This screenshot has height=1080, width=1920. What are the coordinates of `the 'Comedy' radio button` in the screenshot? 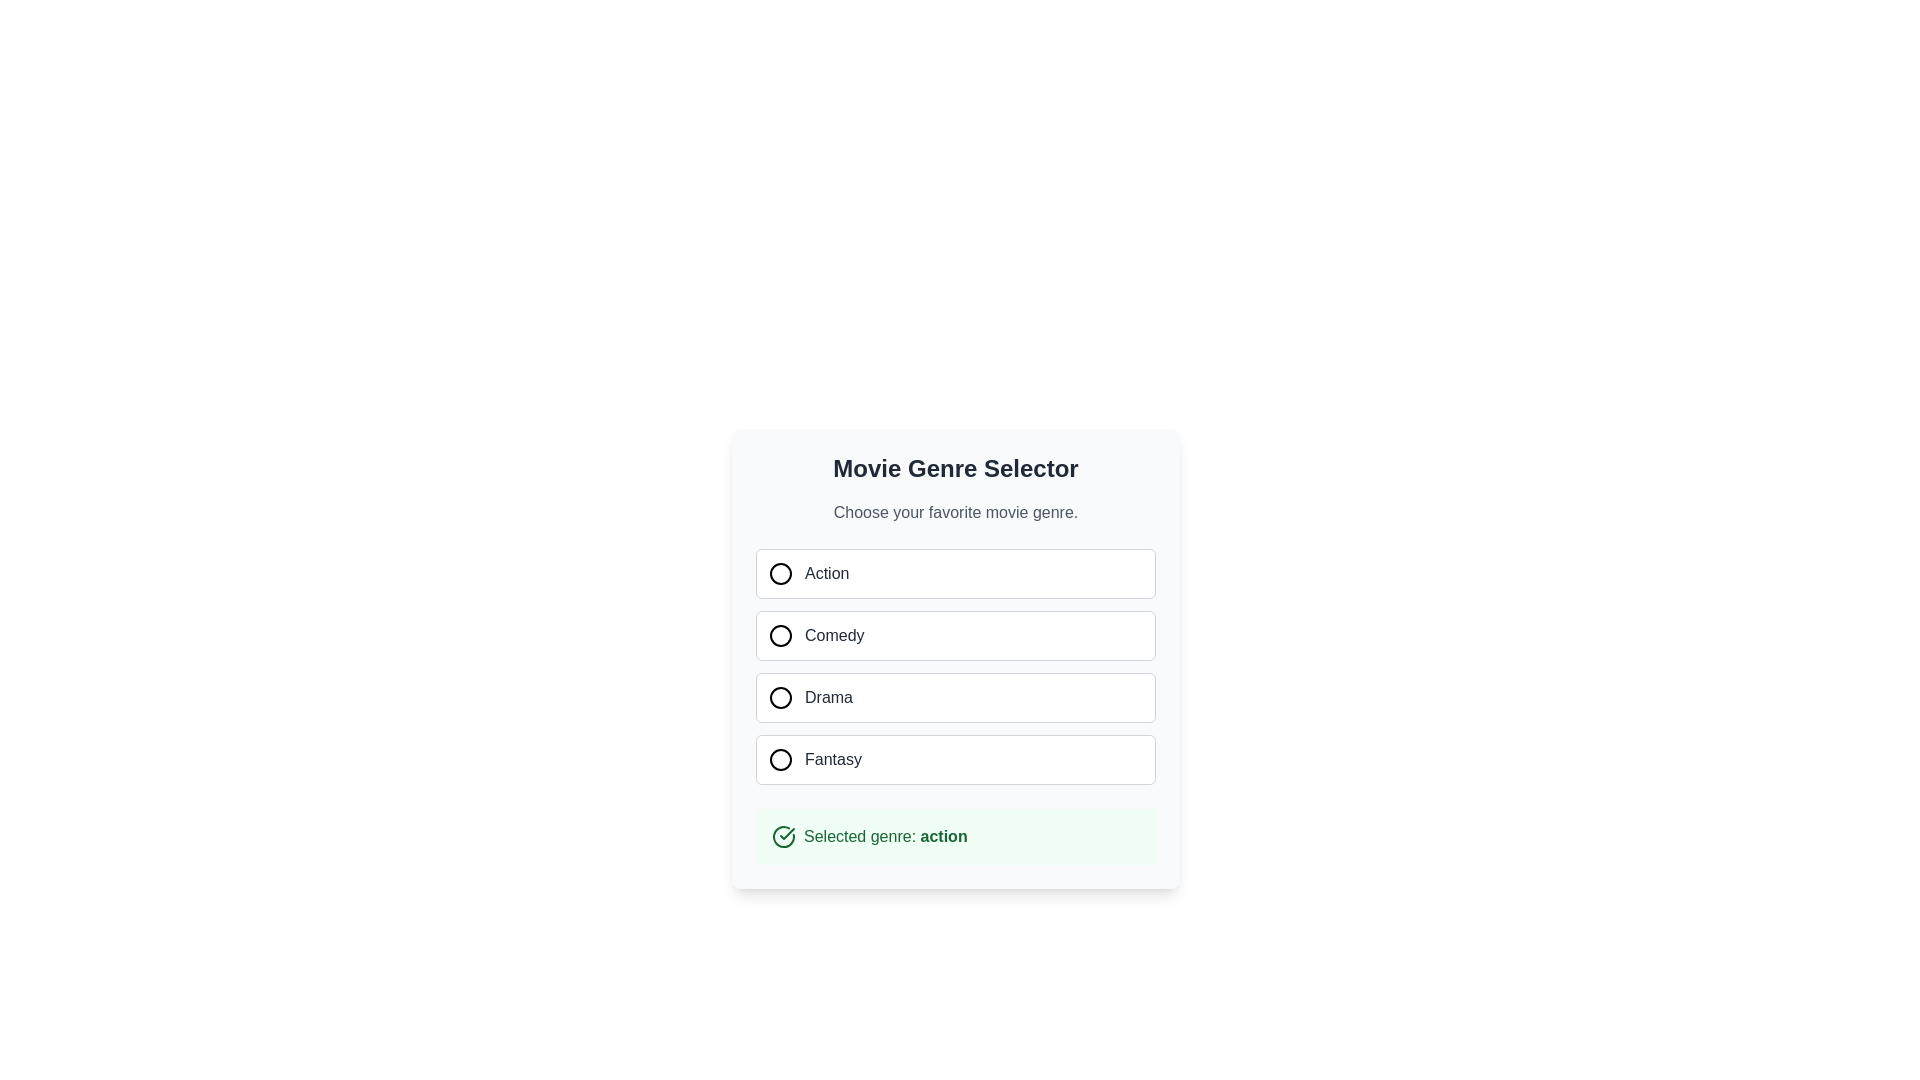 It's located at (816, 636).